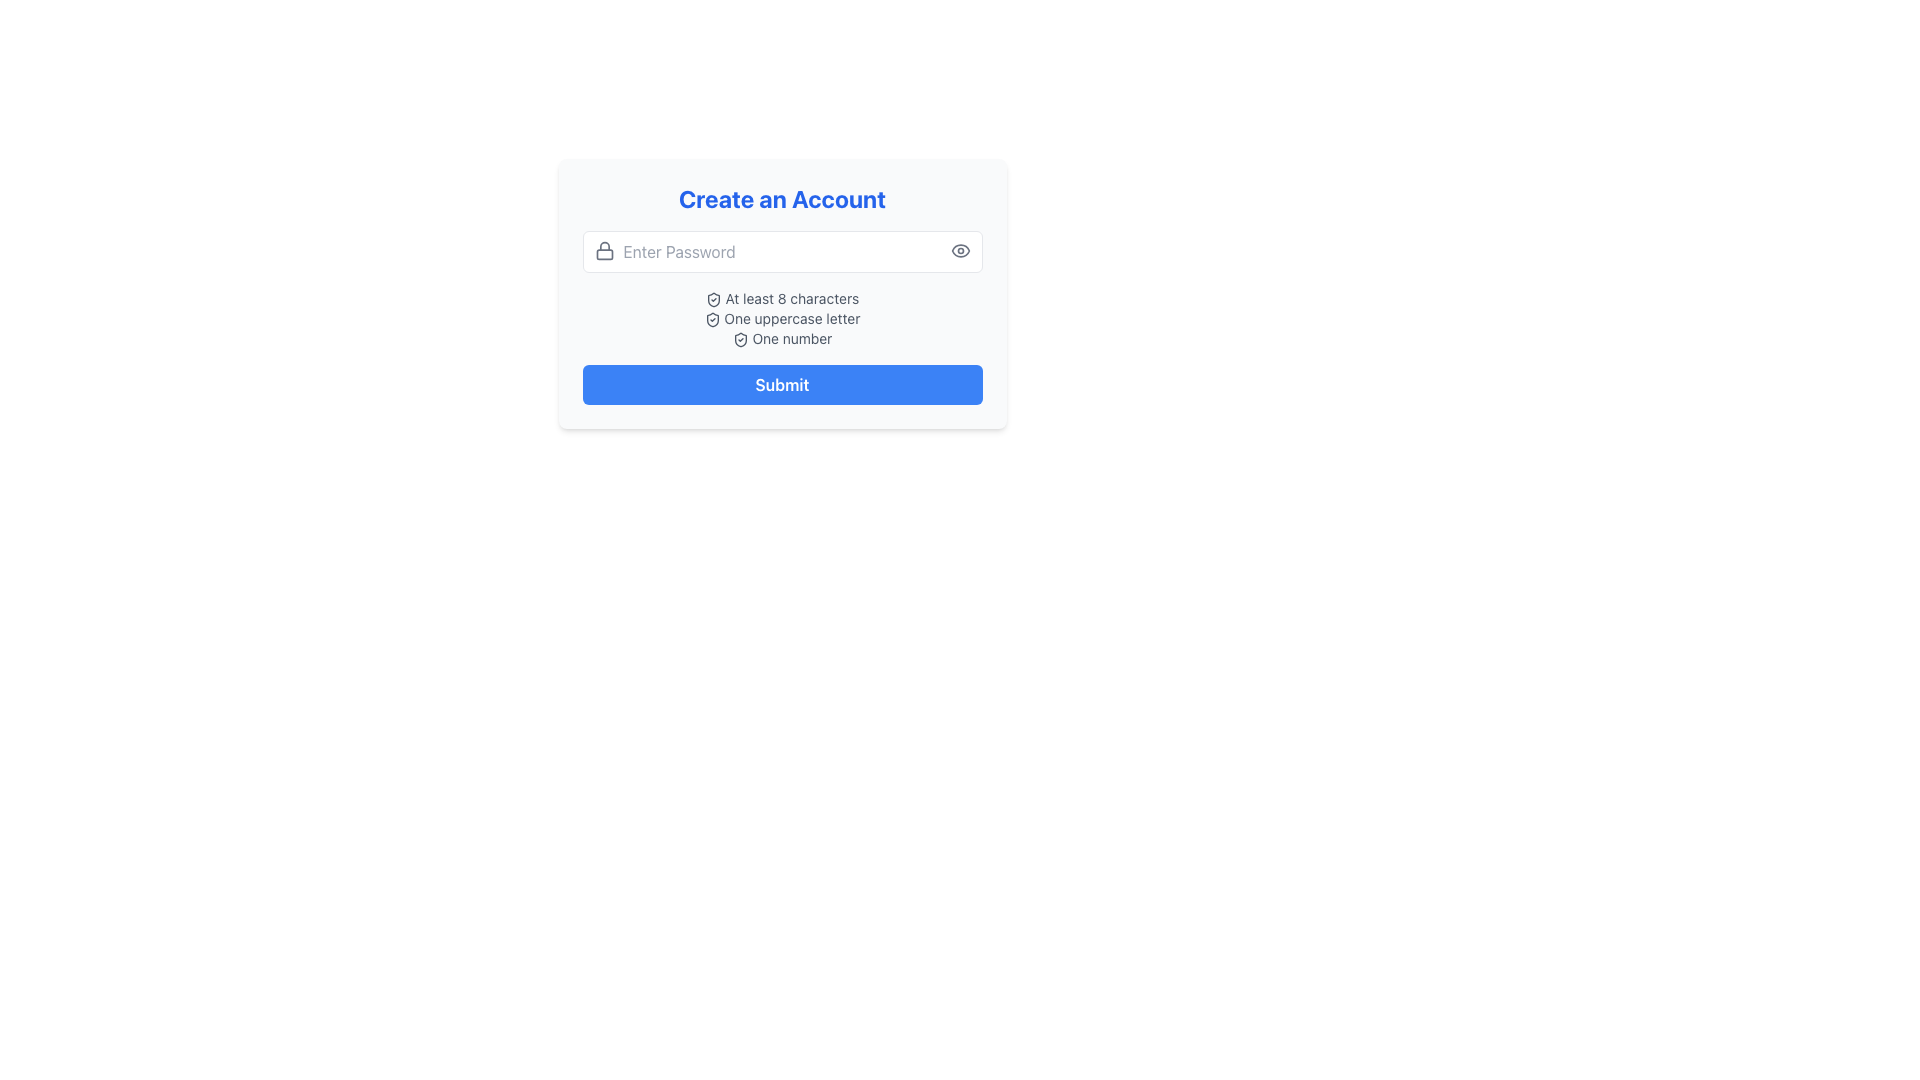 The width and height of the screenshot is (1920, 1080). What do you see at coordinates (781, 385) in the screenshot?
I see `the Submit button located at the bottom of the 'Create an Account' form to observe a color change` at bounding box center [781, 385].